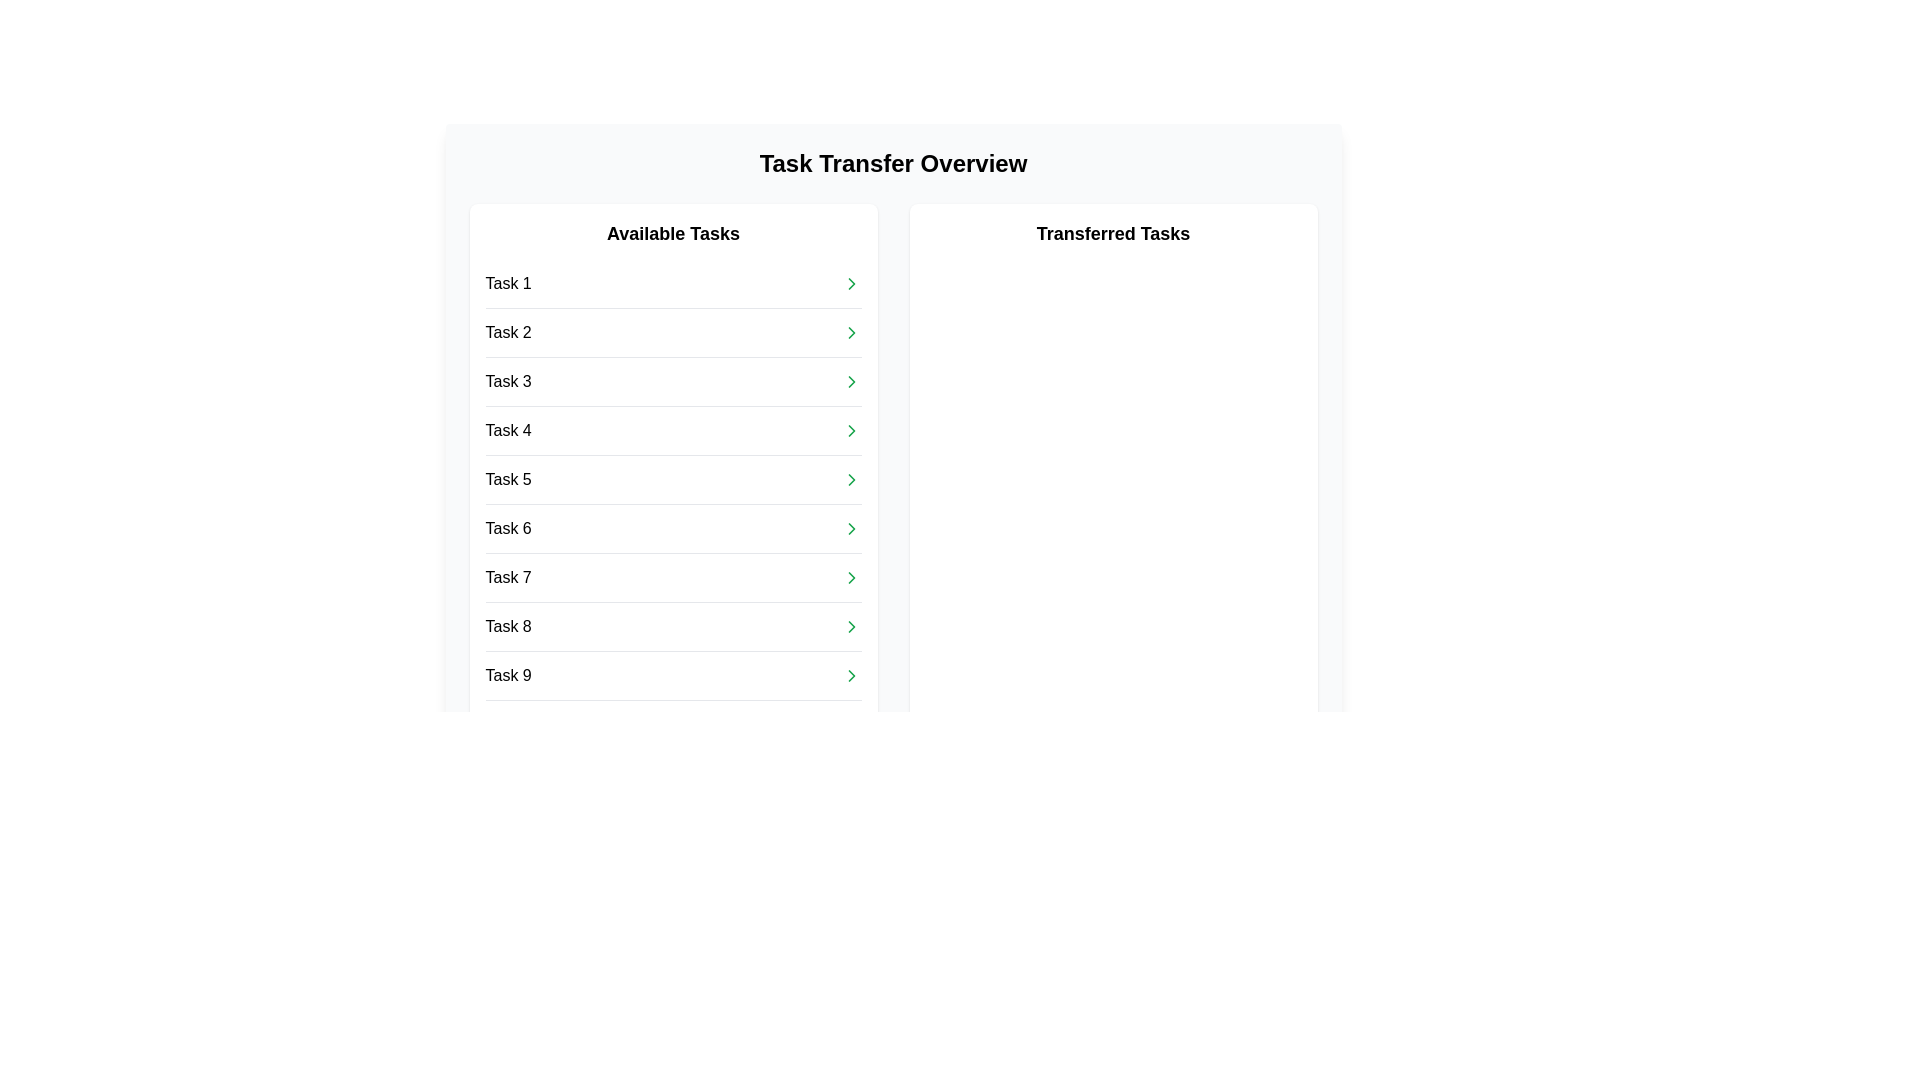  Describe the element at coordinates (673, 332) in the screenshot. I see `the list item labeled 'Task 2'` at that location.